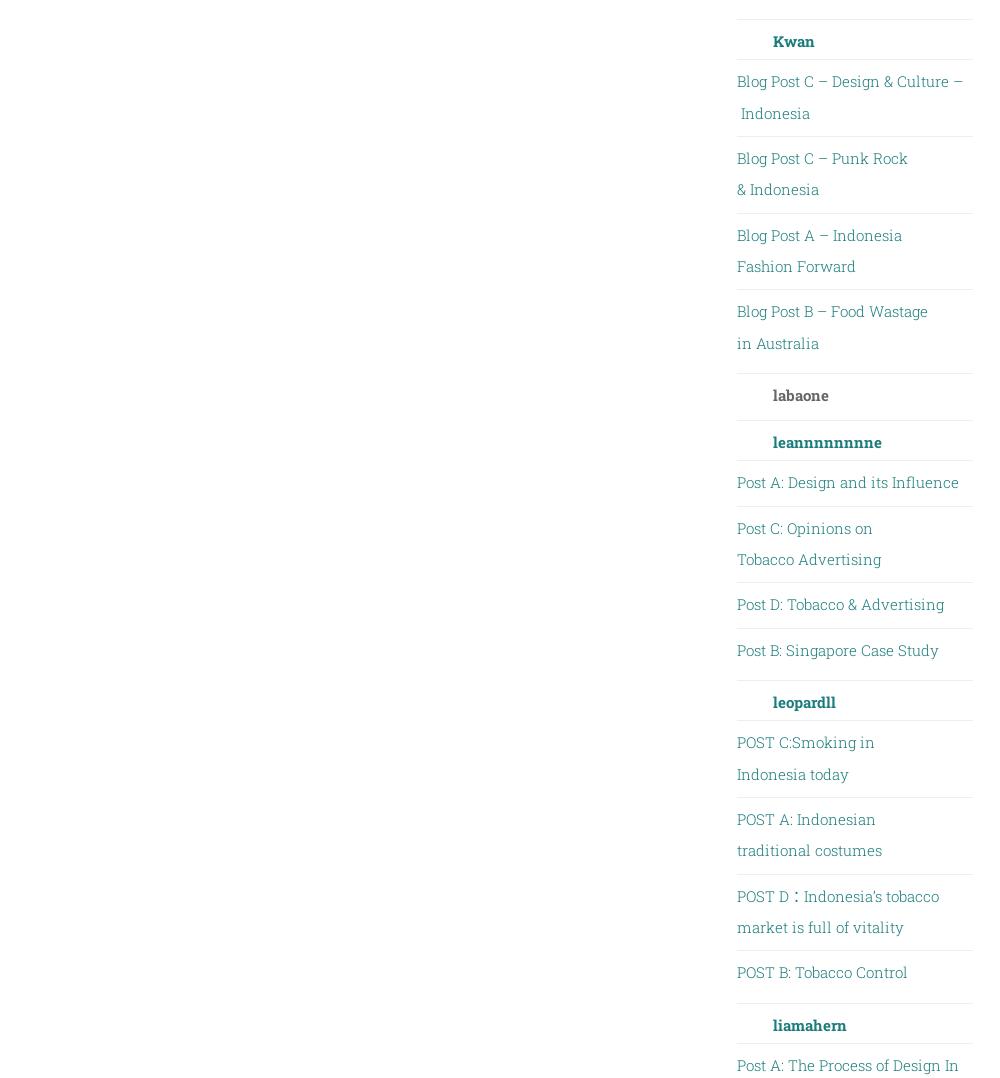 This screenshot has width=1000, height=1078. Describe the element at coordinates (830, 325) in the screenshot. I see `'Blog Post B – Food Wastage in Australia'` at that location.